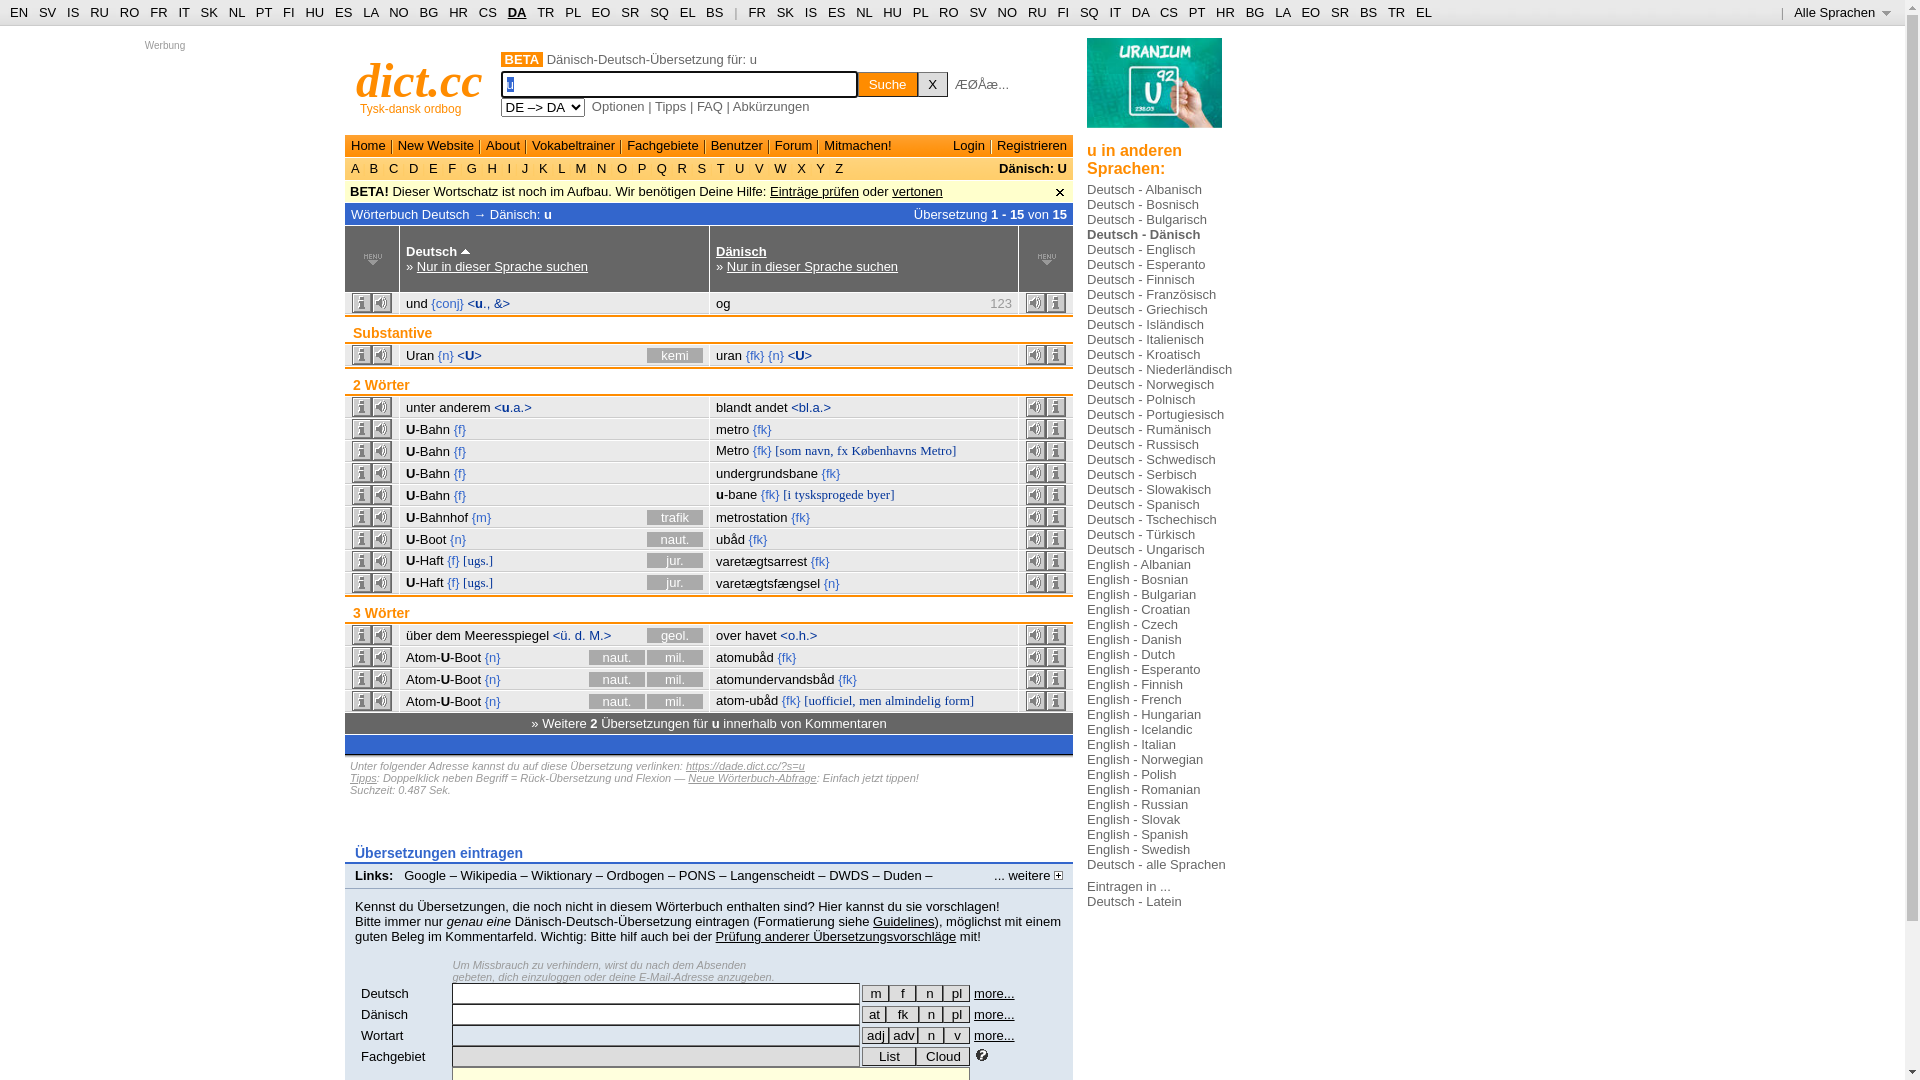 The image size is (1920, 1080). What do you see at coordinates (1085, 593) in the screenshot?
I see `'English - Bulgarian'` at bounding box center [1085, 593].